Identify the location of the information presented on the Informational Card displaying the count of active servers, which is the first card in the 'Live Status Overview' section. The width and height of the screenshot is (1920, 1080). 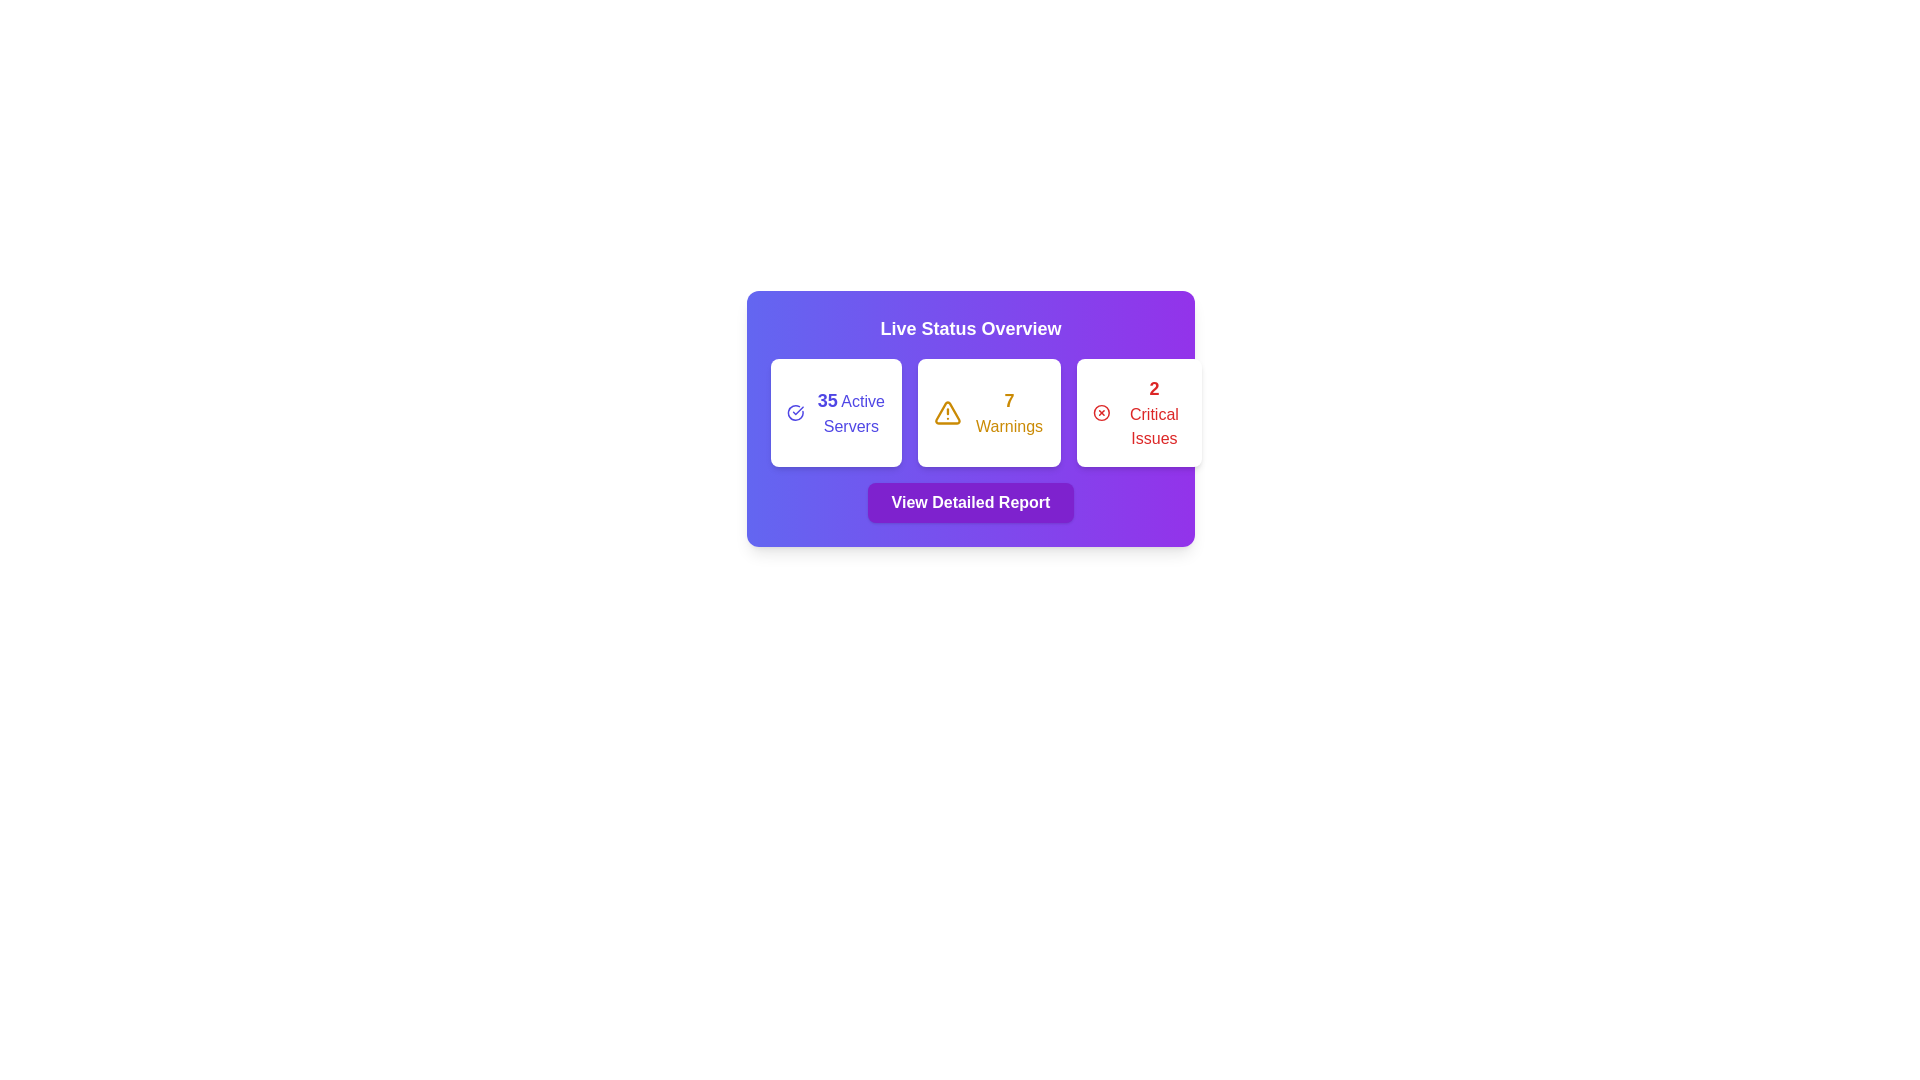
(836, 411).